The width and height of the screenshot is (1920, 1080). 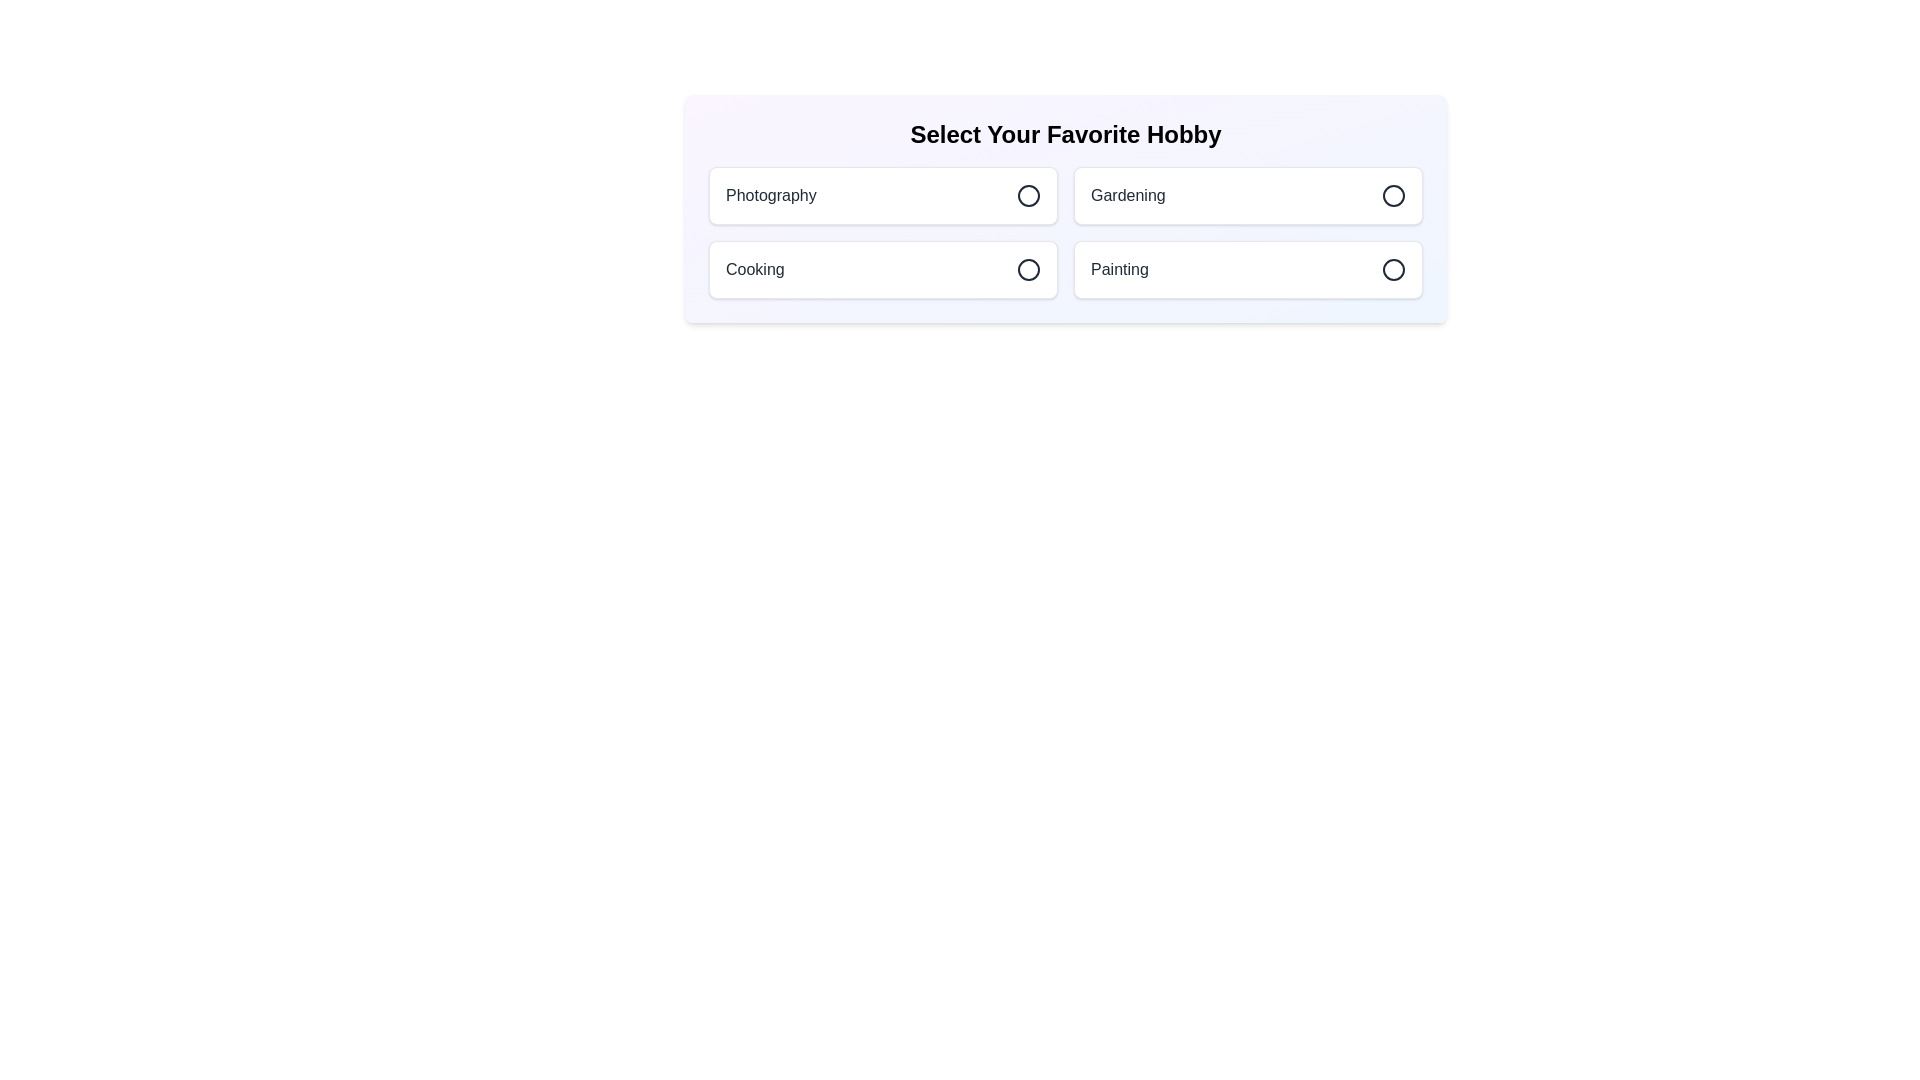 I want to click on the inner circle of the radio button associated with the 'Painting' option, located in the bottom-right corner of its selection box, so click(x=1392, y=270).